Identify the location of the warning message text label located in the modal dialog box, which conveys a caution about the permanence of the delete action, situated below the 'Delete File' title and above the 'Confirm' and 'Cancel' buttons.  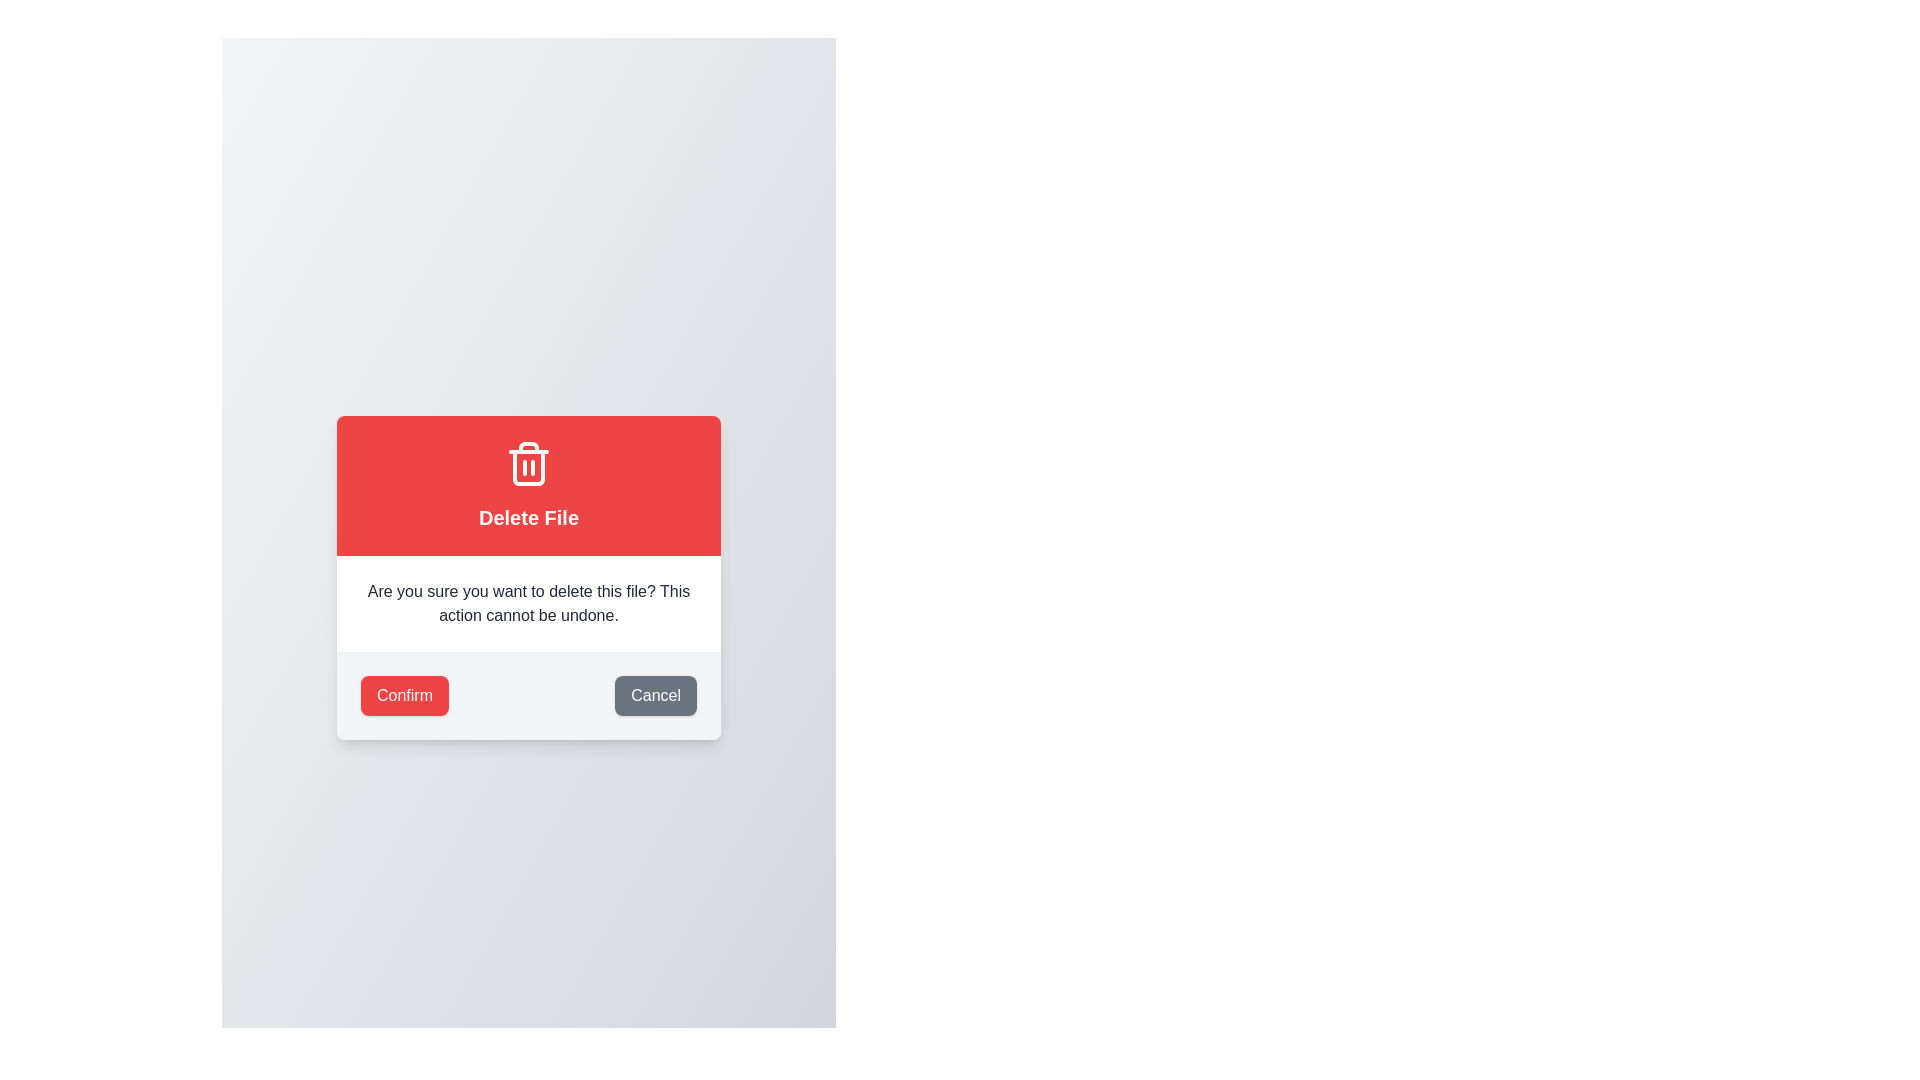
(528, 603).